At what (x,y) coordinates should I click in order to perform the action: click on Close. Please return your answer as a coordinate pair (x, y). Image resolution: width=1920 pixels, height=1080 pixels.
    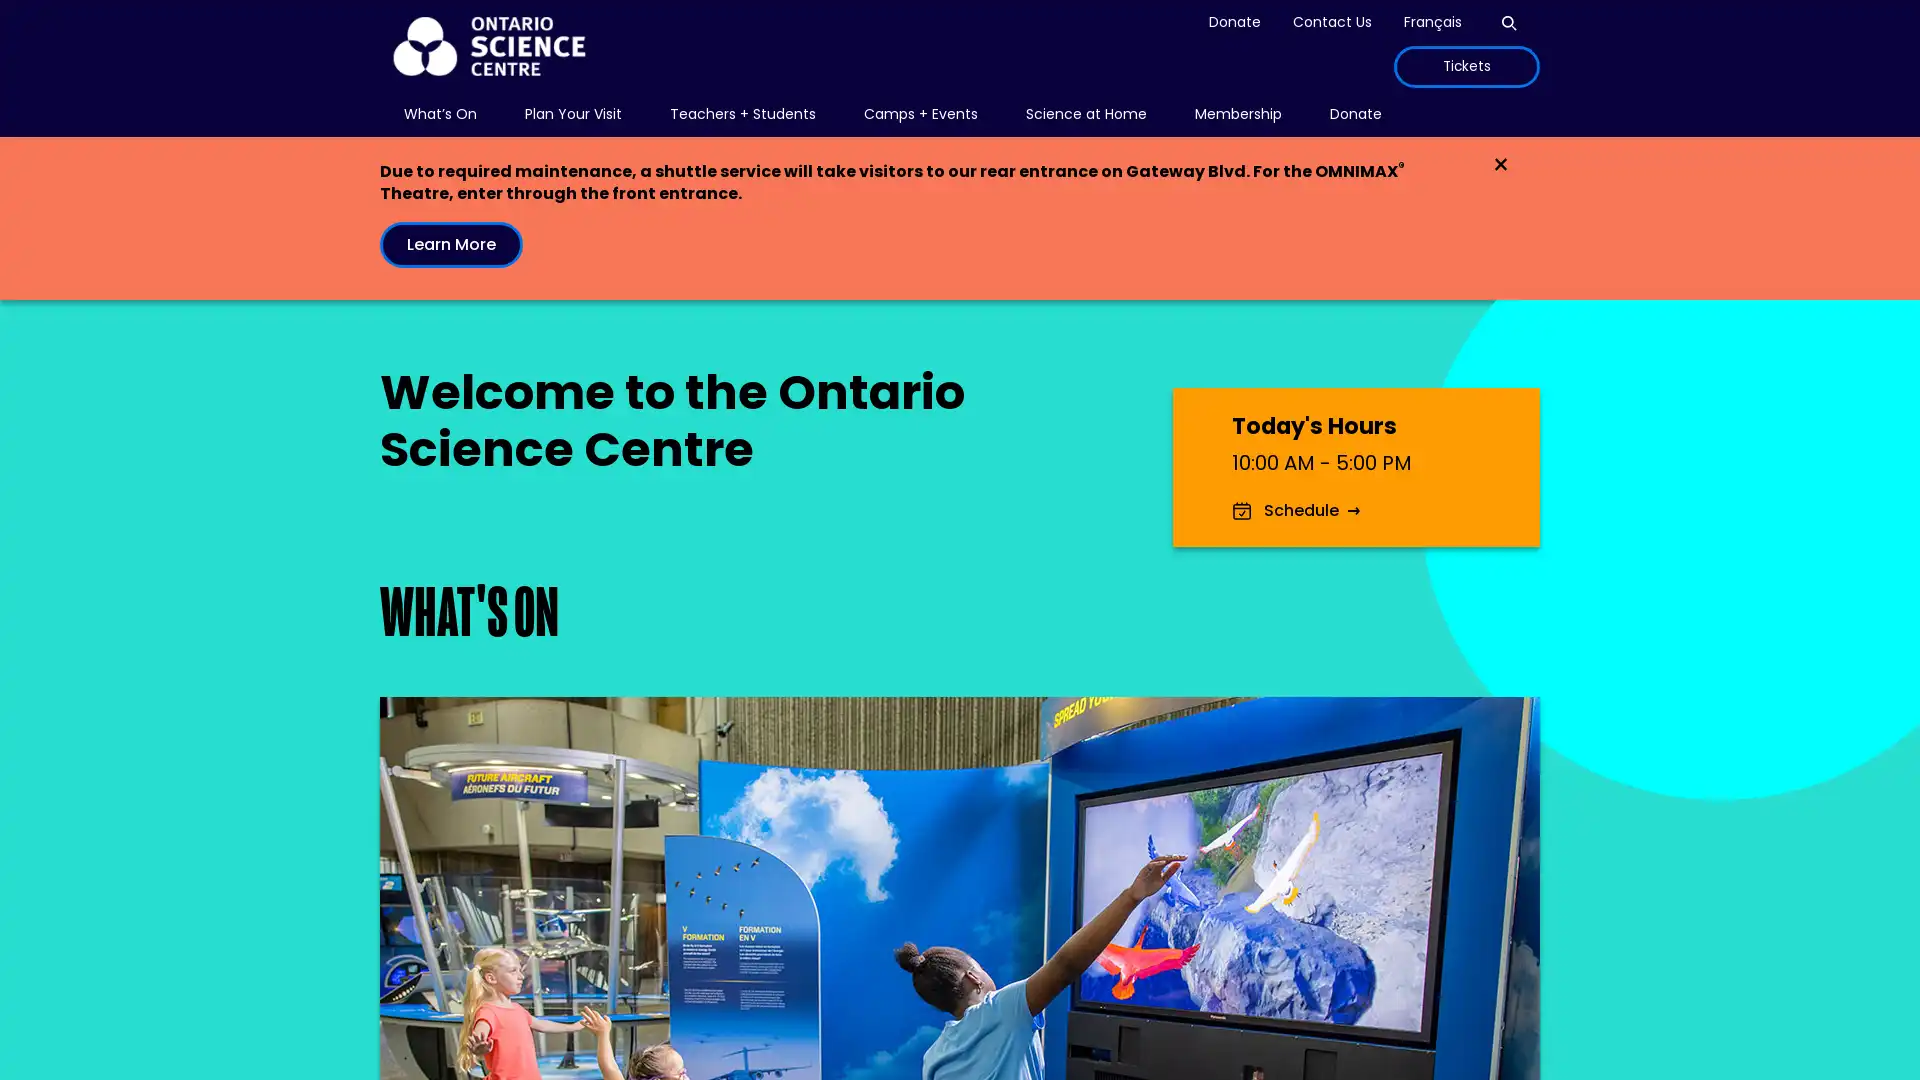
    Looking at the image, I should click on (1501, 164).